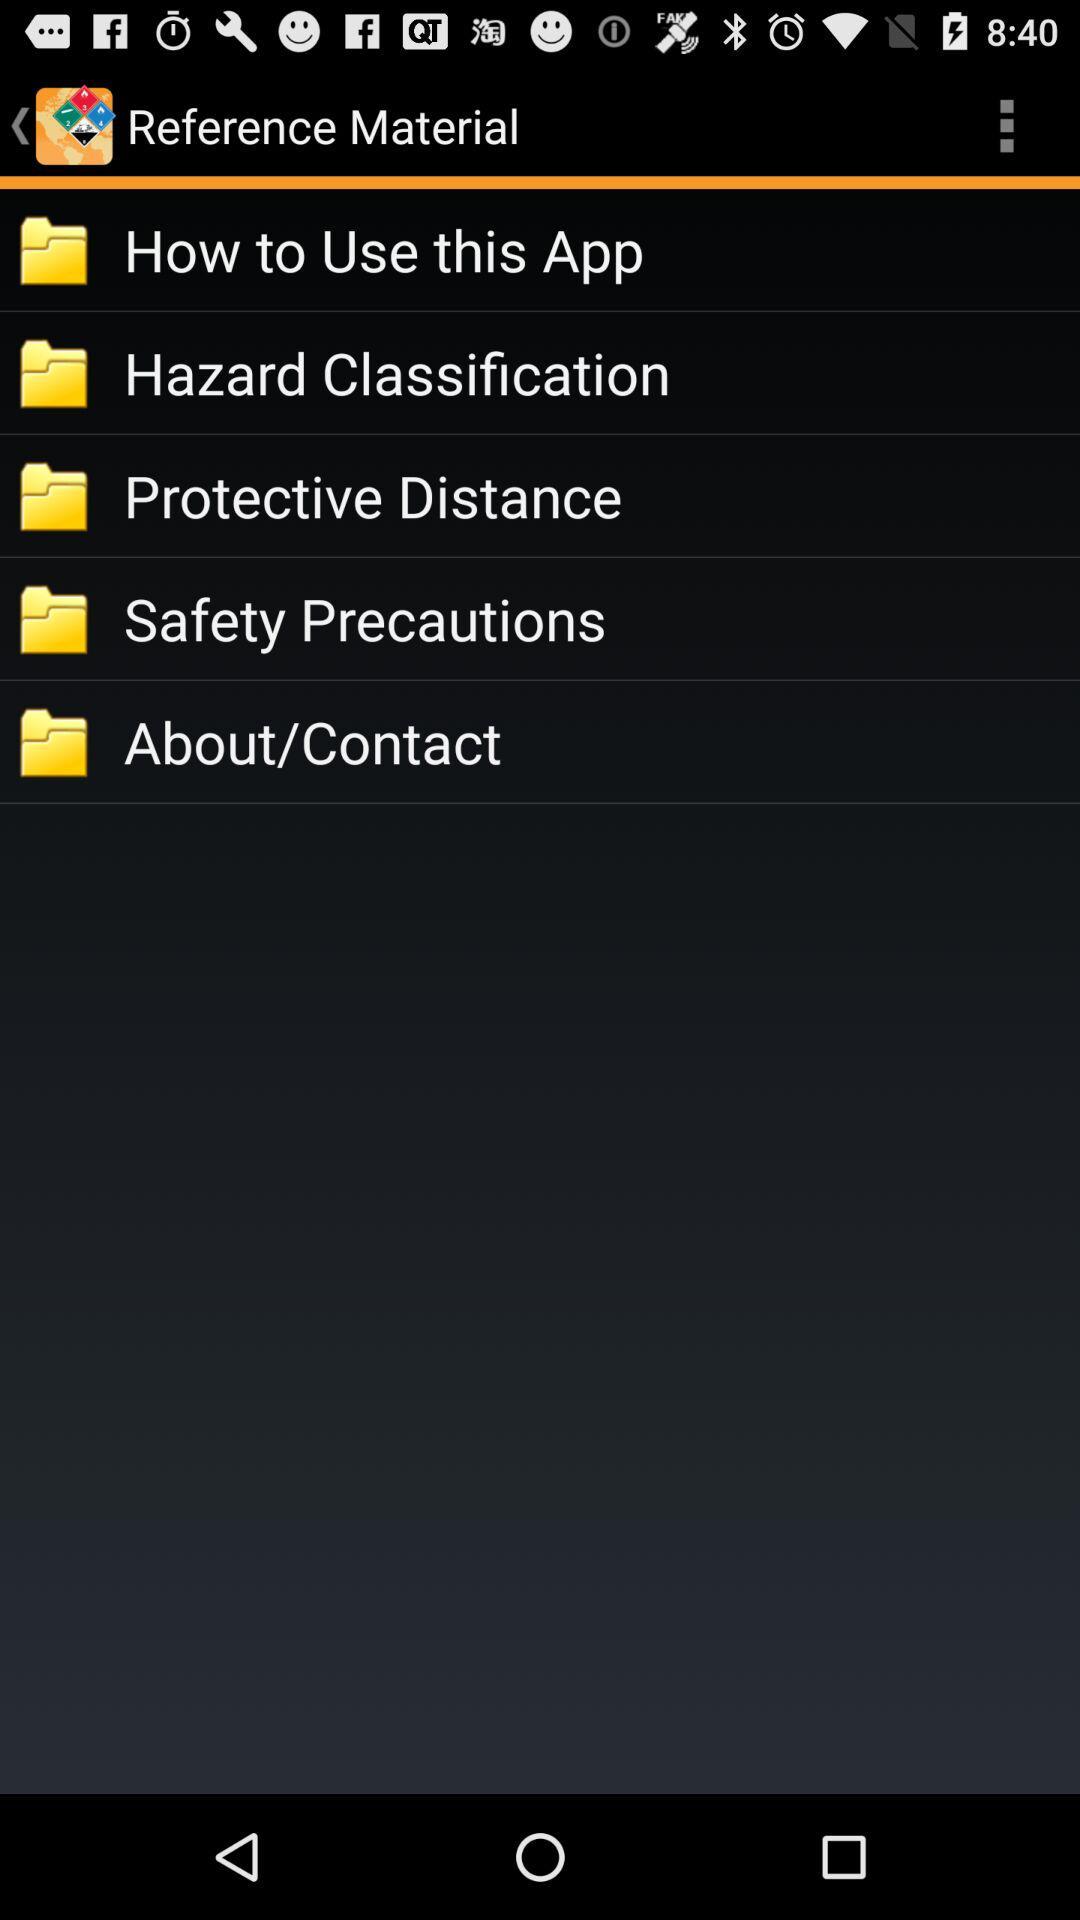 Image resolution: width=1080 pixels, height=1920 pixels. What do you see at coordinates (600, 495) in the screenshot?
I see `app below hazard classification app` at bounding box center [600, 495].